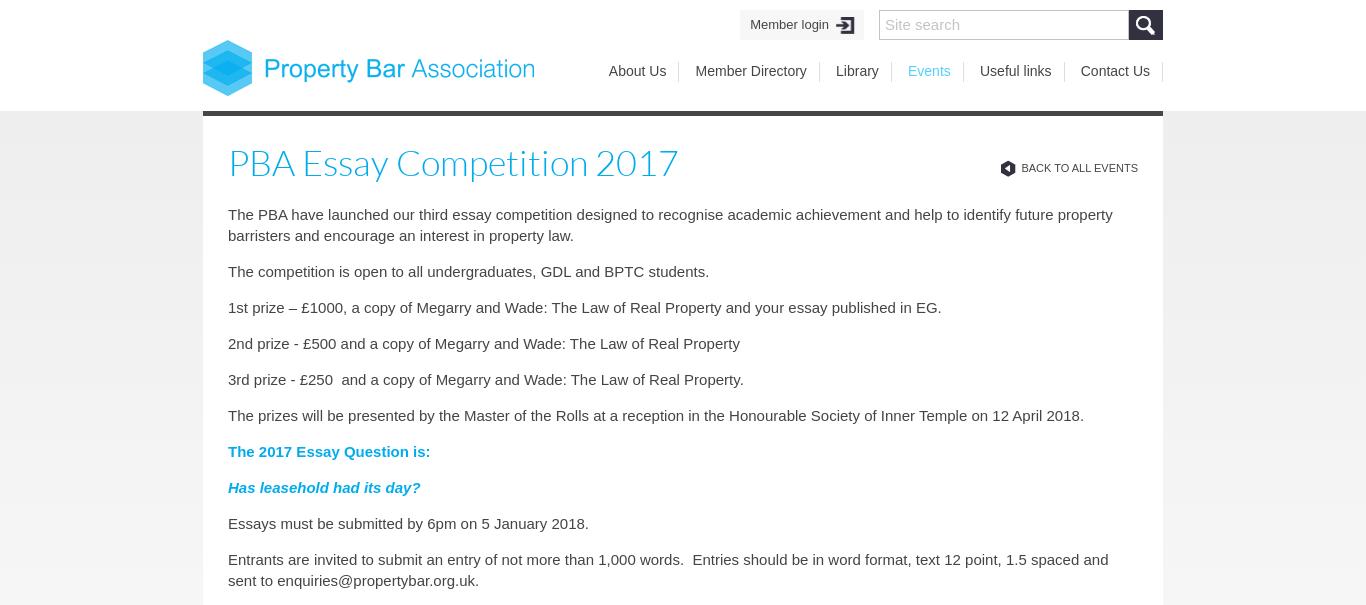 The height and width of the screenshot is (605, 1366). I want to click on 'Member Directory', so click(750, 71).